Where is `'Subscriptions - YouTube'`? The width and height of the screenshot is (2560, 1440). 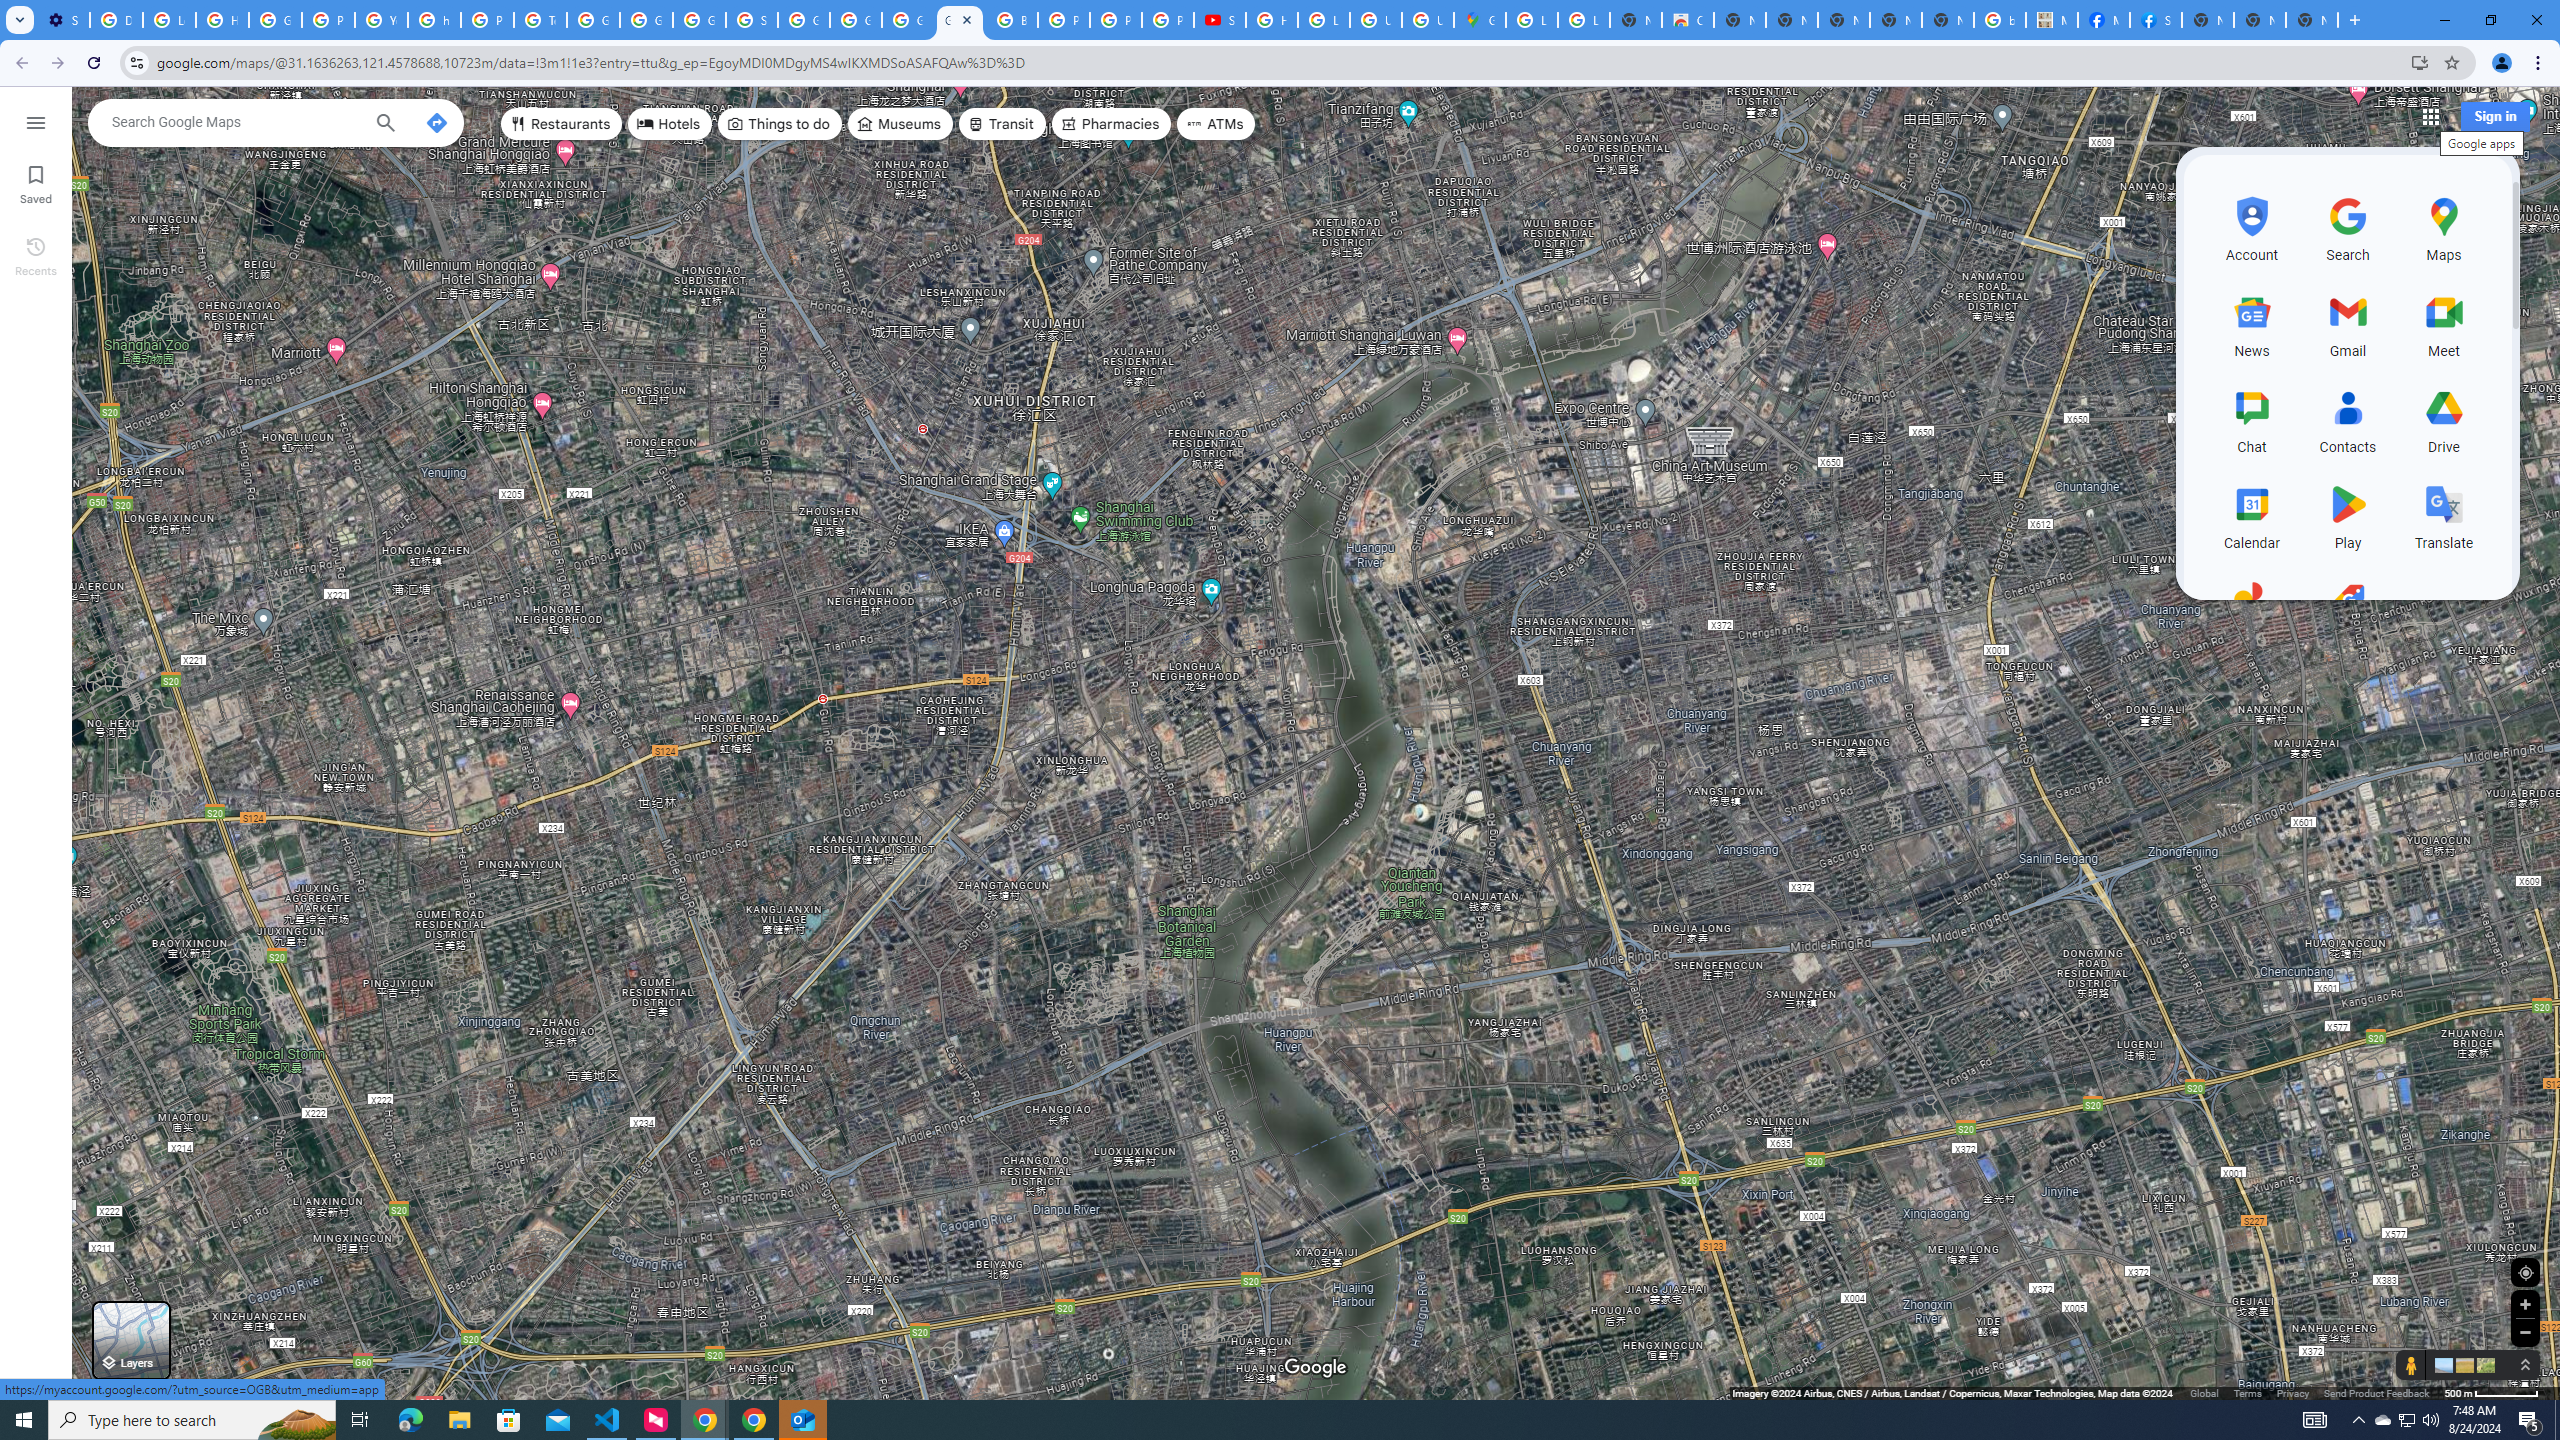
'Subscriptions - YouTube' is located at coordinates (1218, 19).